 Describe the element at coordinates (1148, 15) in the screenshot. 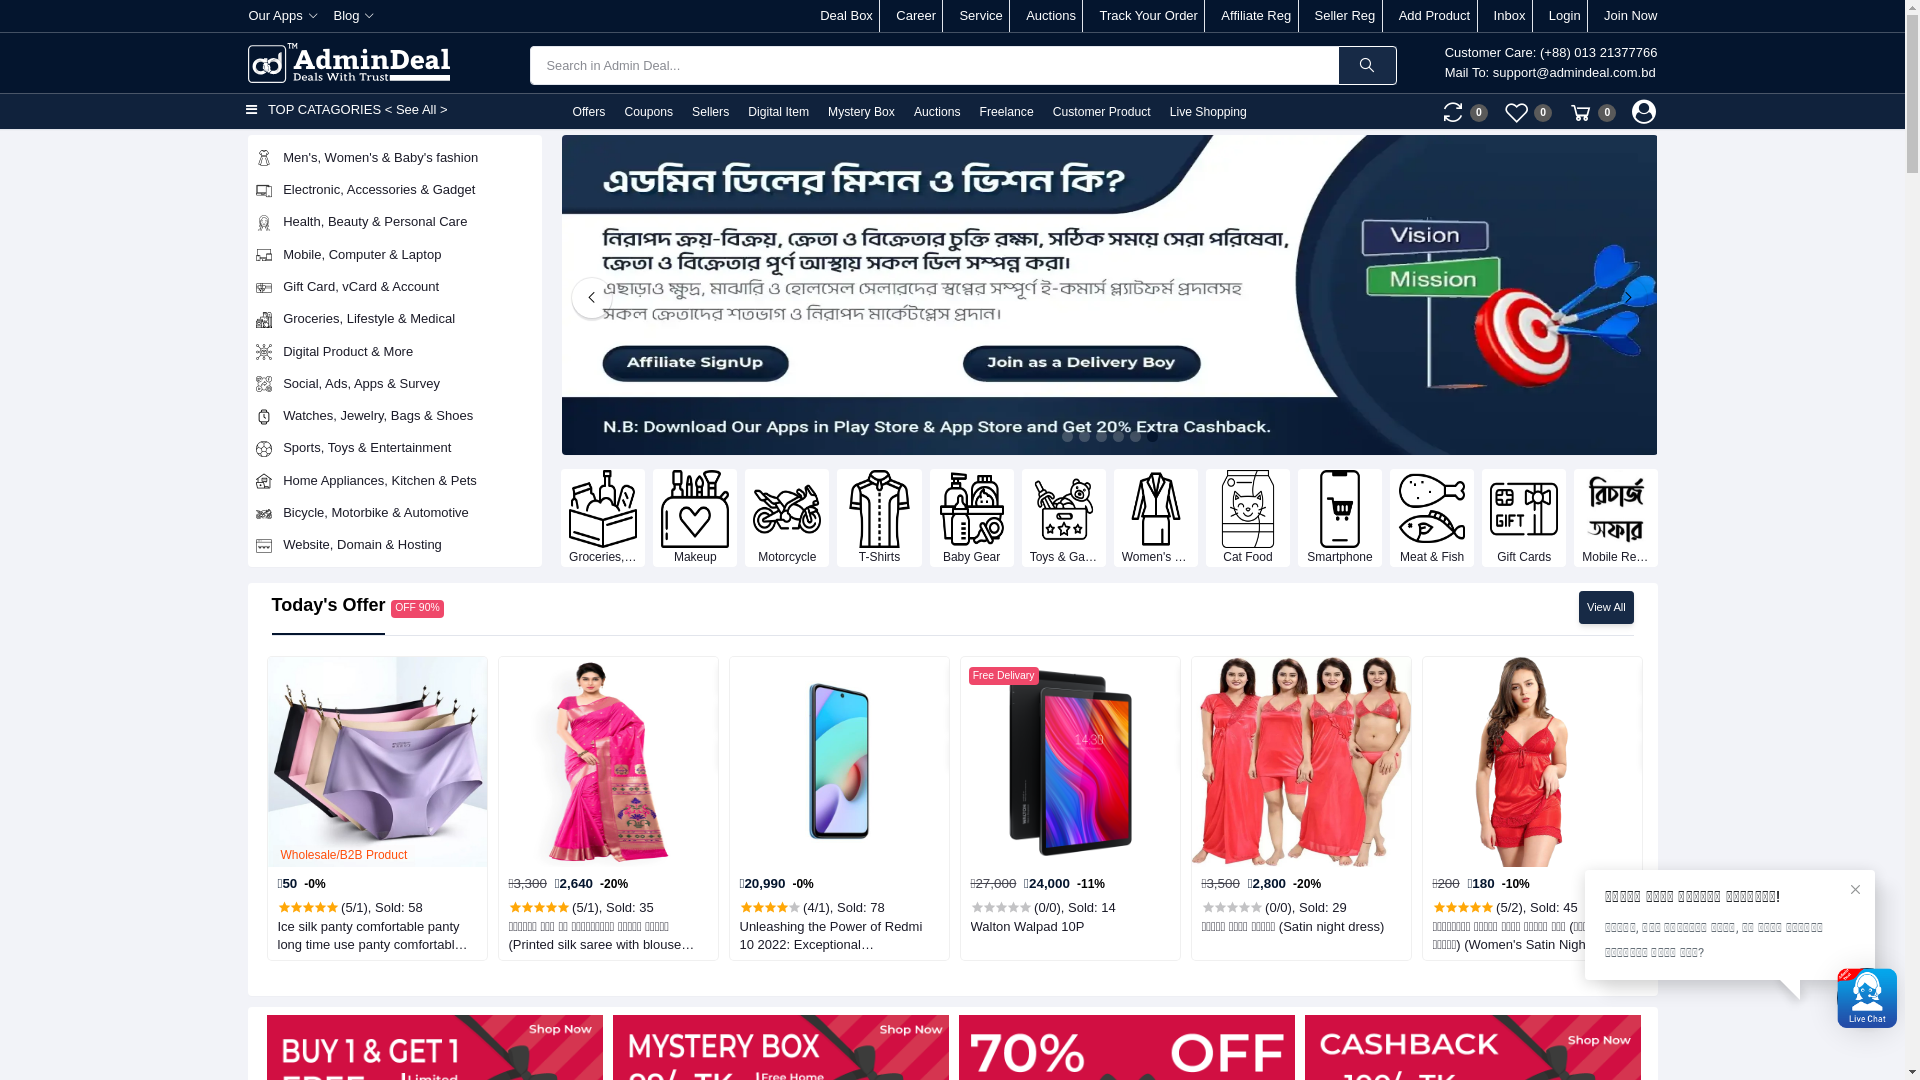

I see `'Track Your Order'` at that location.